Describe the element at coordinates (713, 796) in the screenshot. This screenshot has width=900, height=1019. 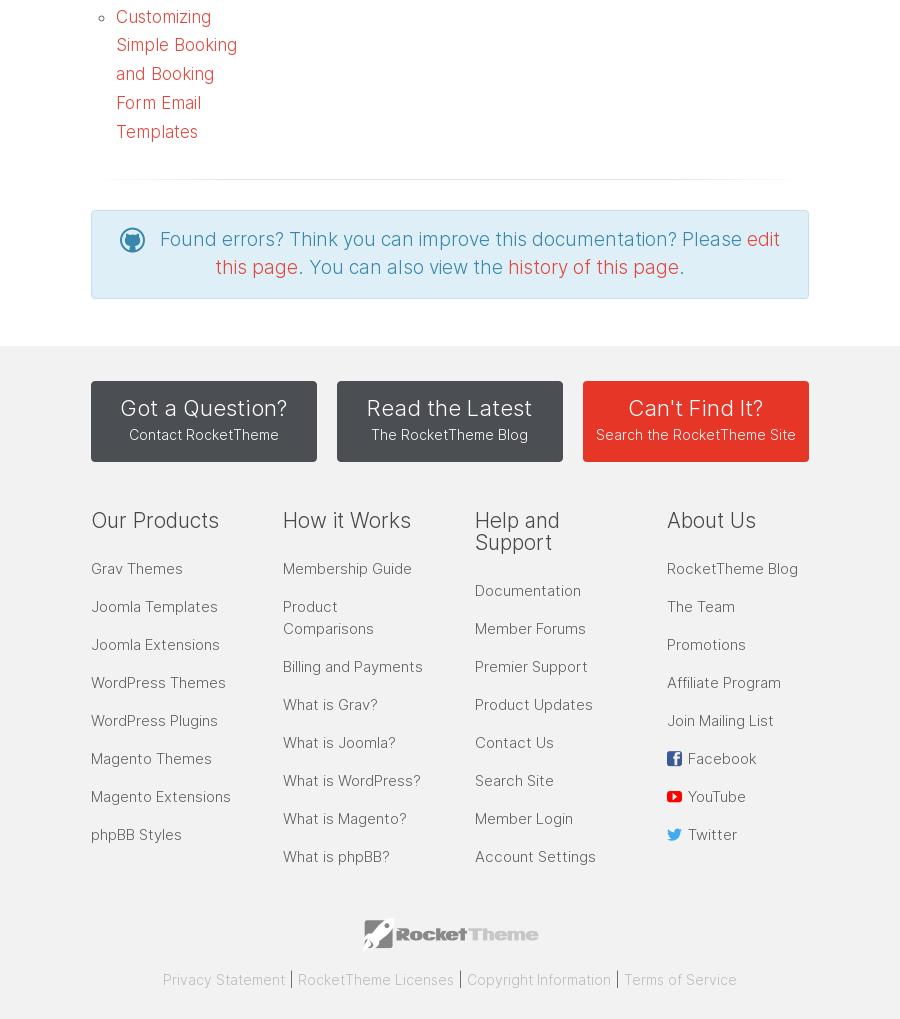
I see `'YouTube'` at that location.